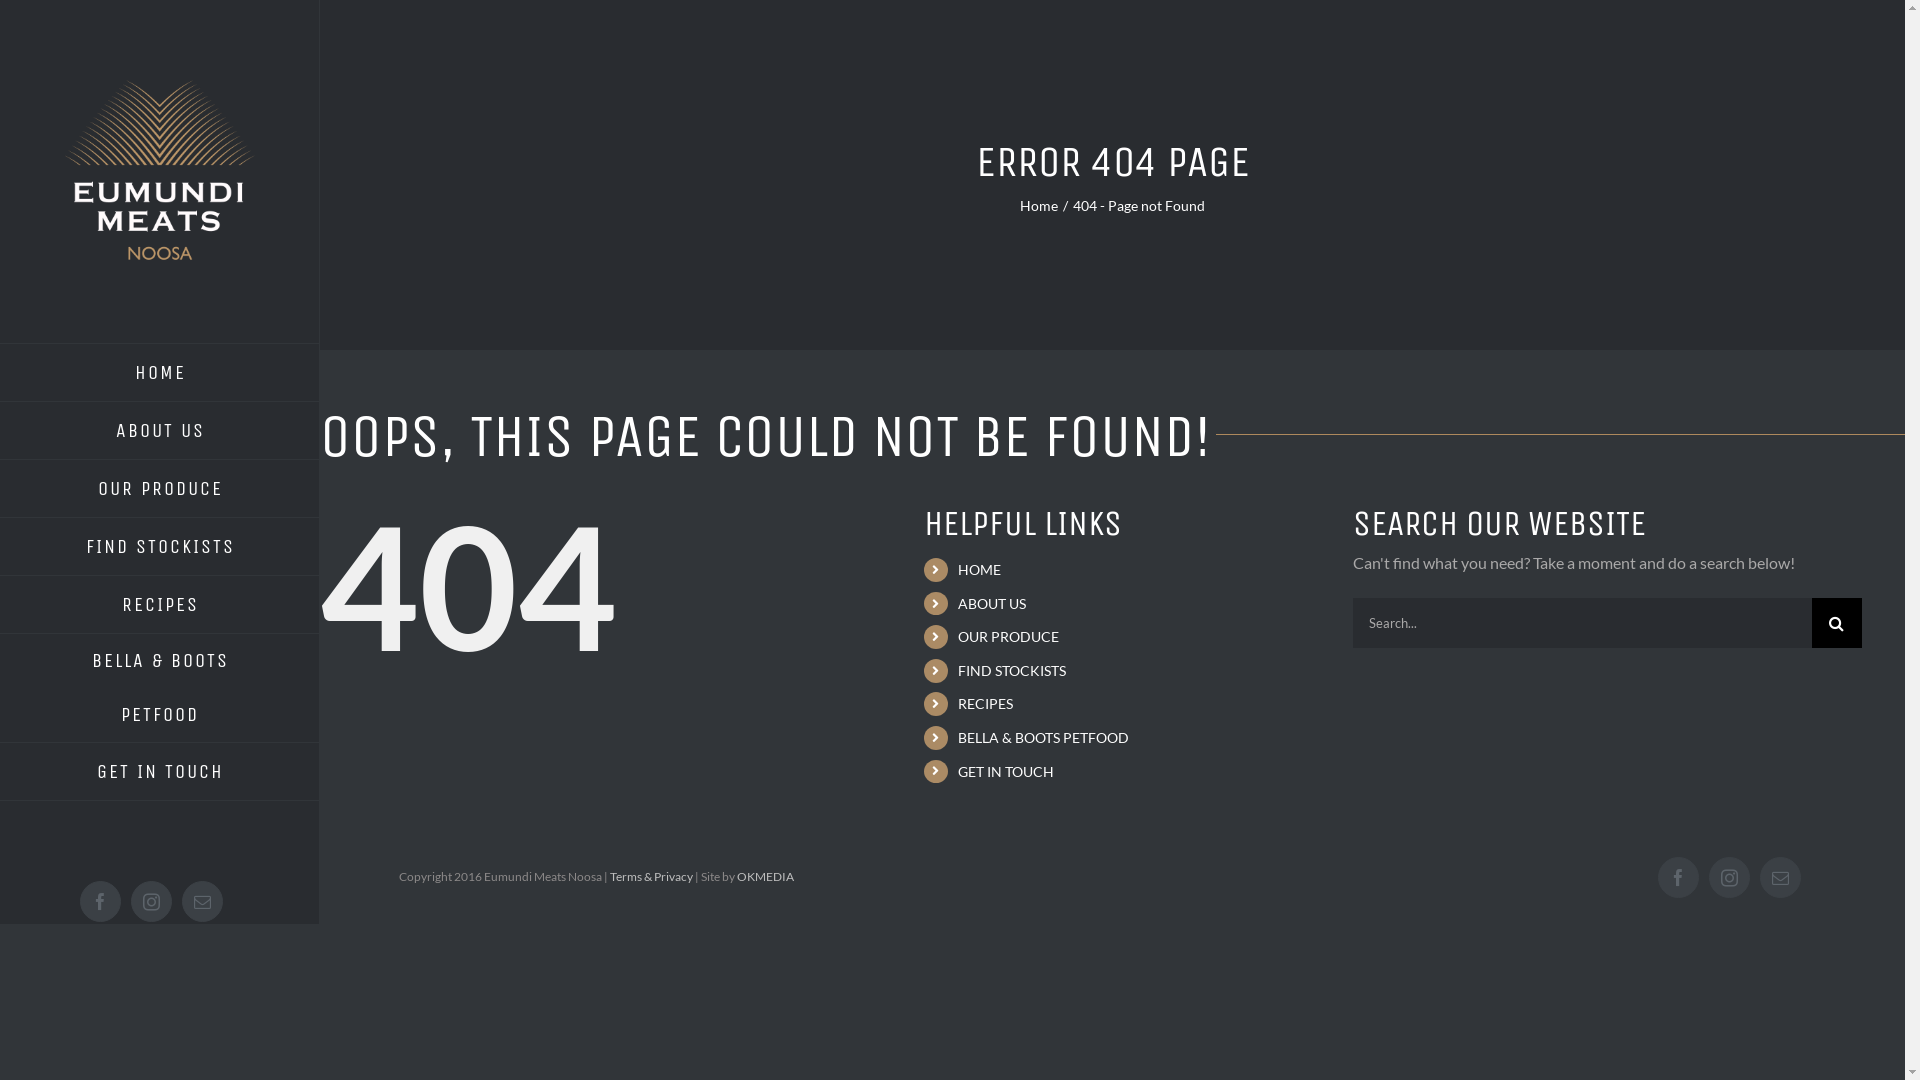  Describe the element at coordinates (129, 901) in the screenshot. I see `'Instagram'` at that location.